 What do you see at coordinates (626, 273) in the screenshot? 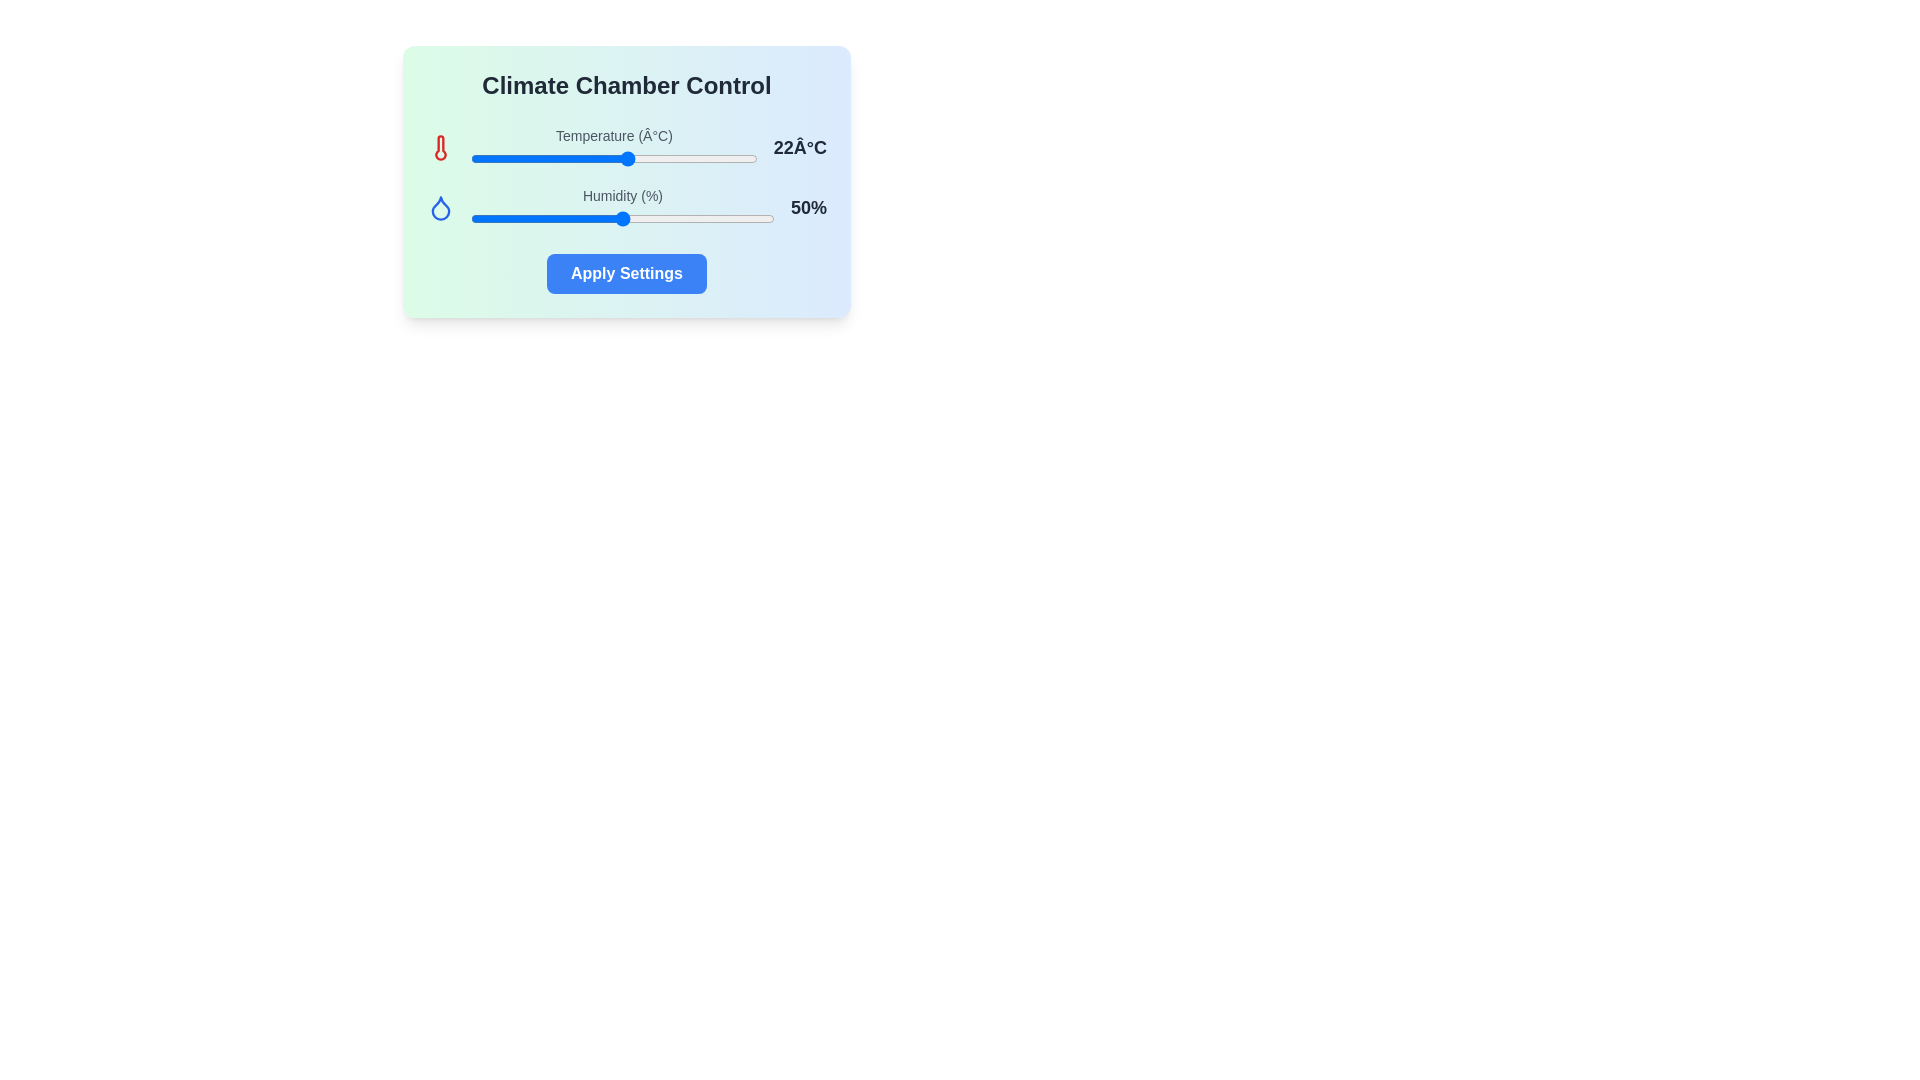
I see `the 'Apply Settings' button` at bounding box center [626, 273].